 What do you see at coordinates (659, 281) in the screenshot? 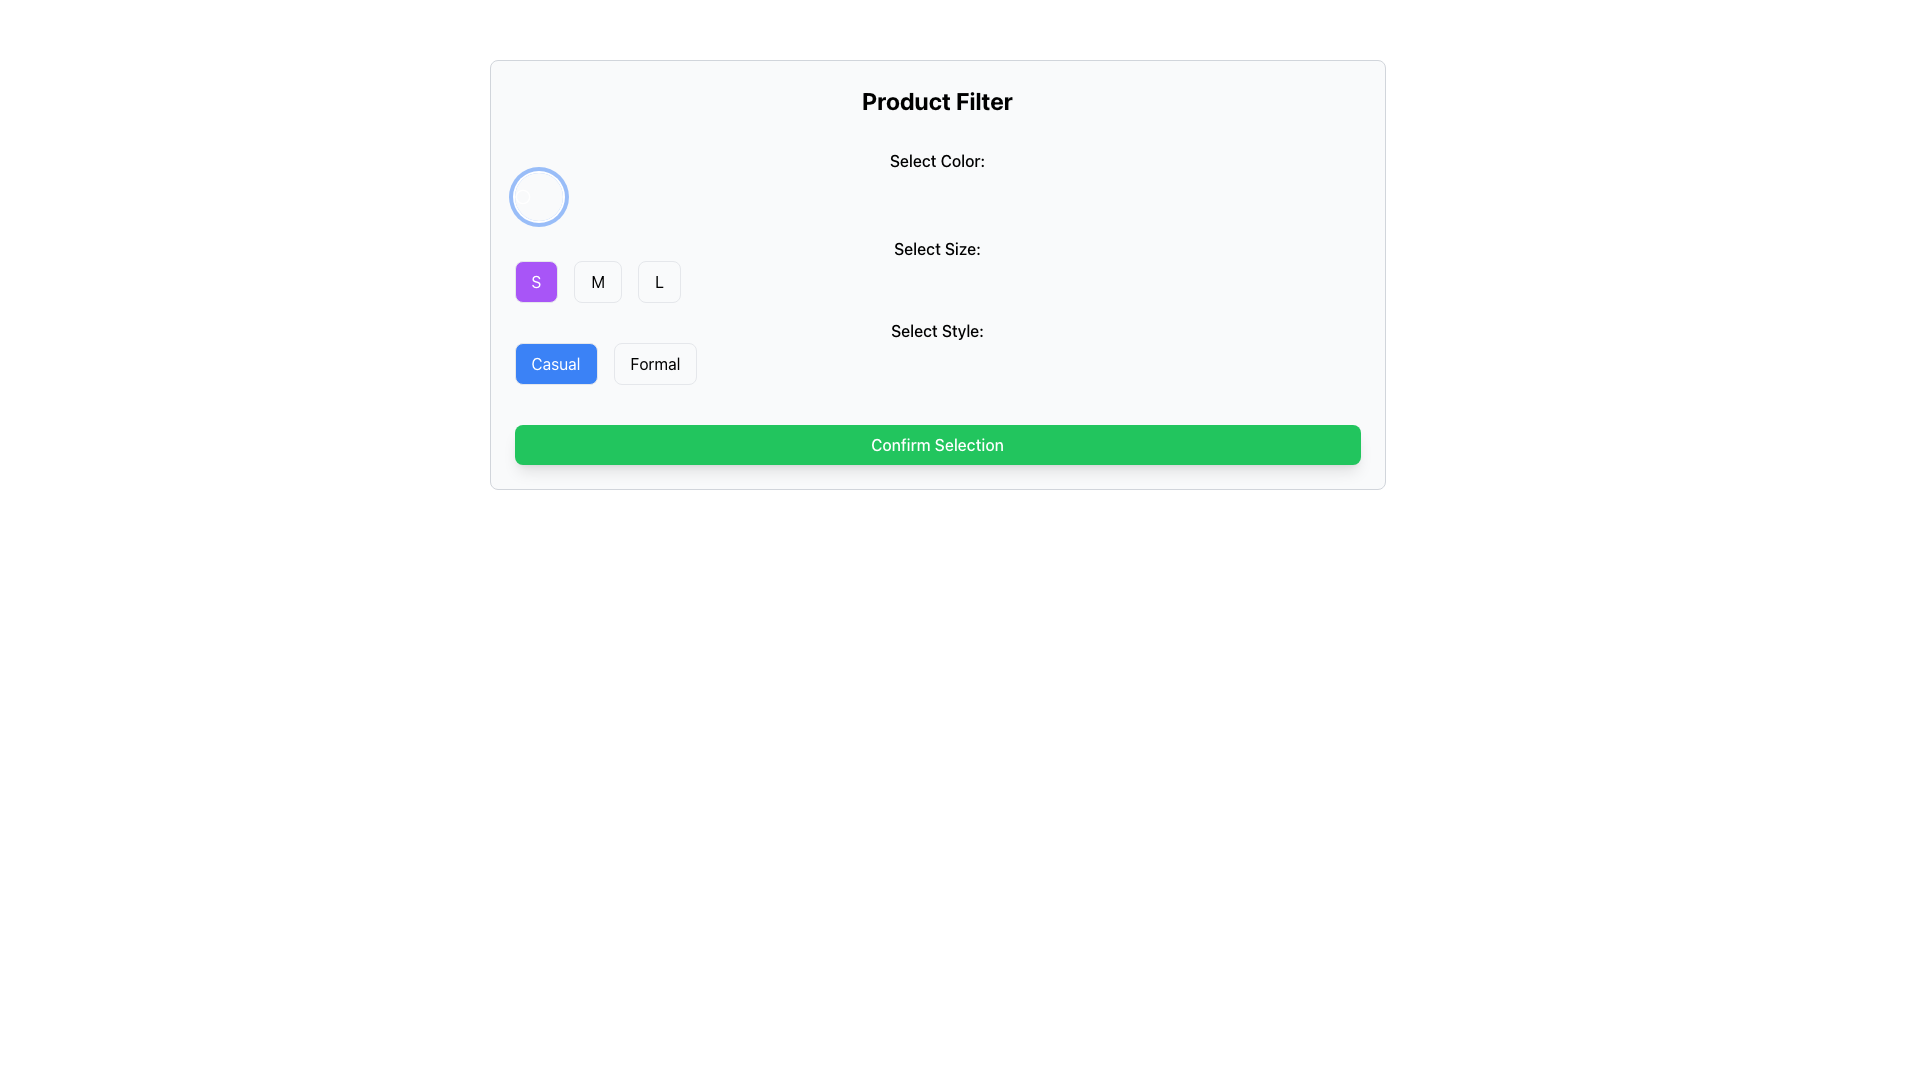
I see `the third button in the size selection group` at bounding box center [659, 281].